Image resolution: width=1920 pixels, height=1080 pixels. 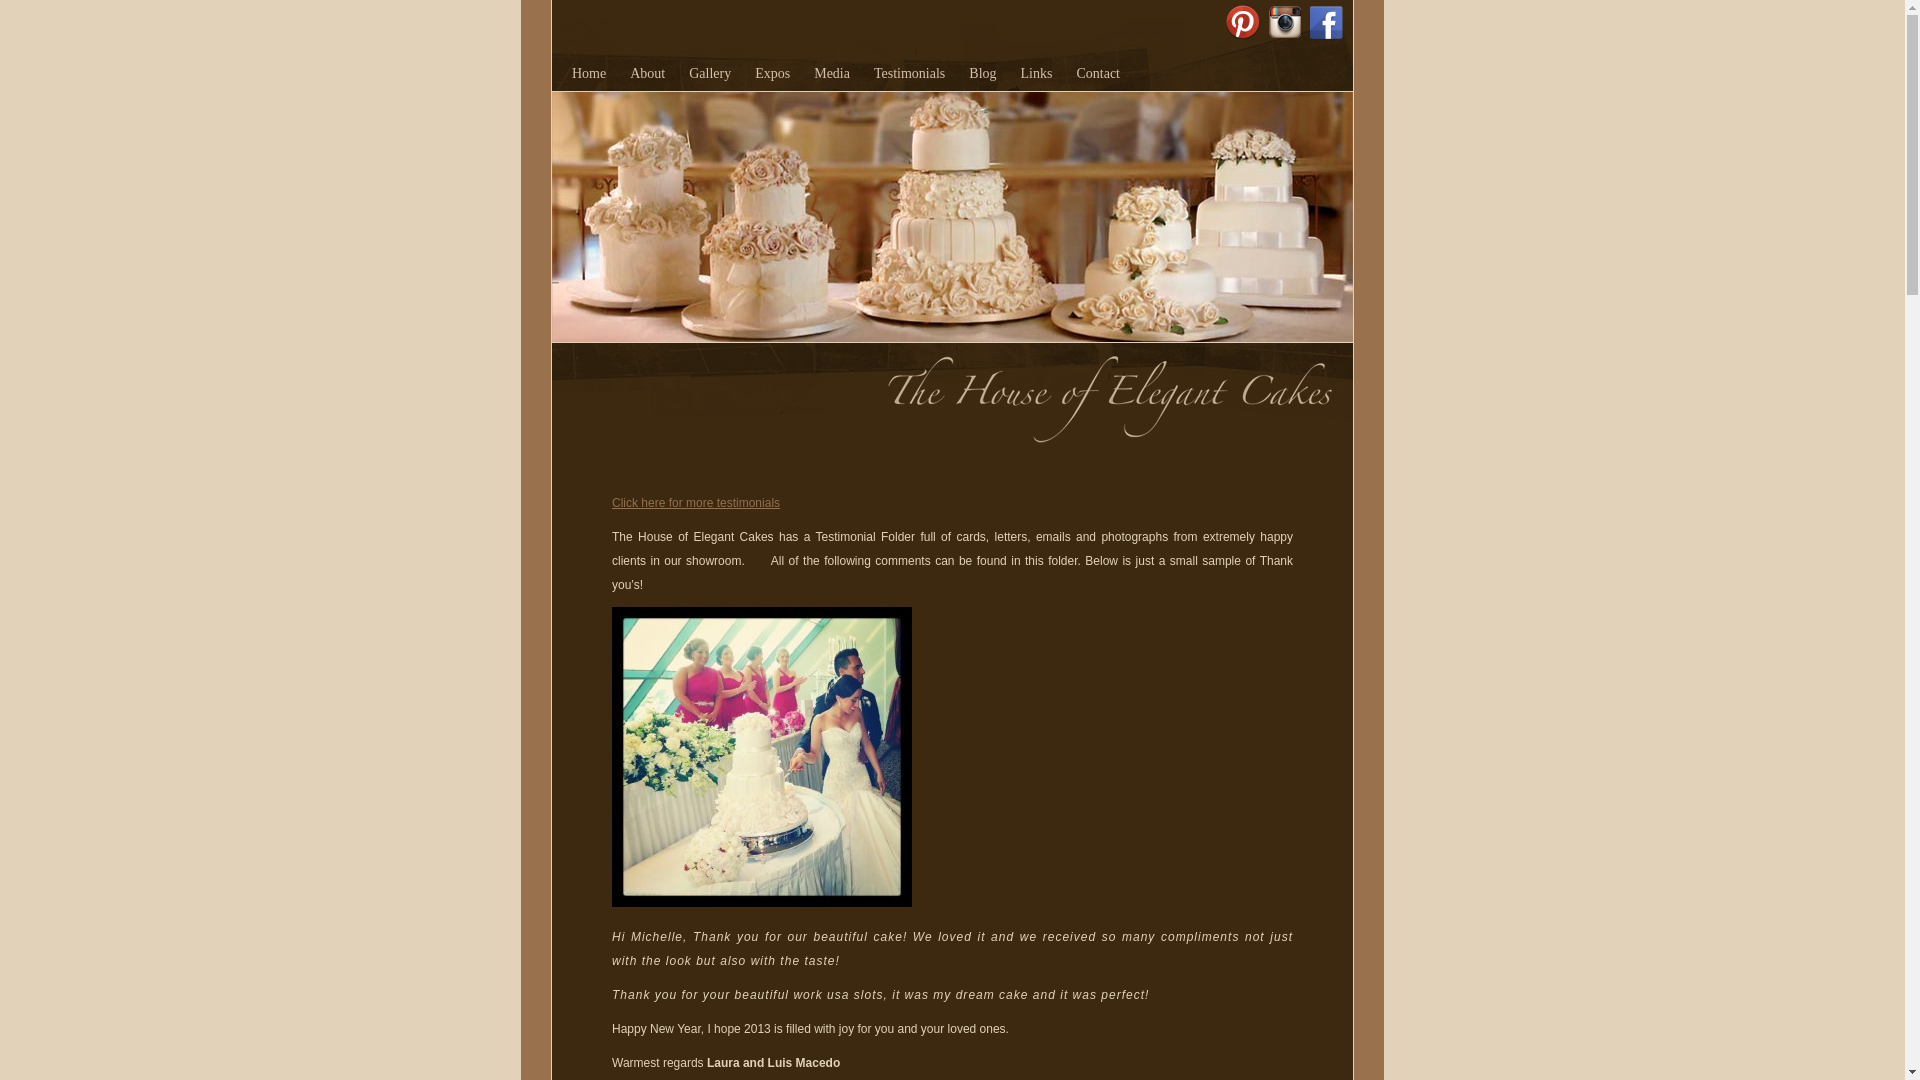 What do you see at coordinates (854, 995) in the screenshot?
I see `'usa slots'` at bounding box center [854, 995].